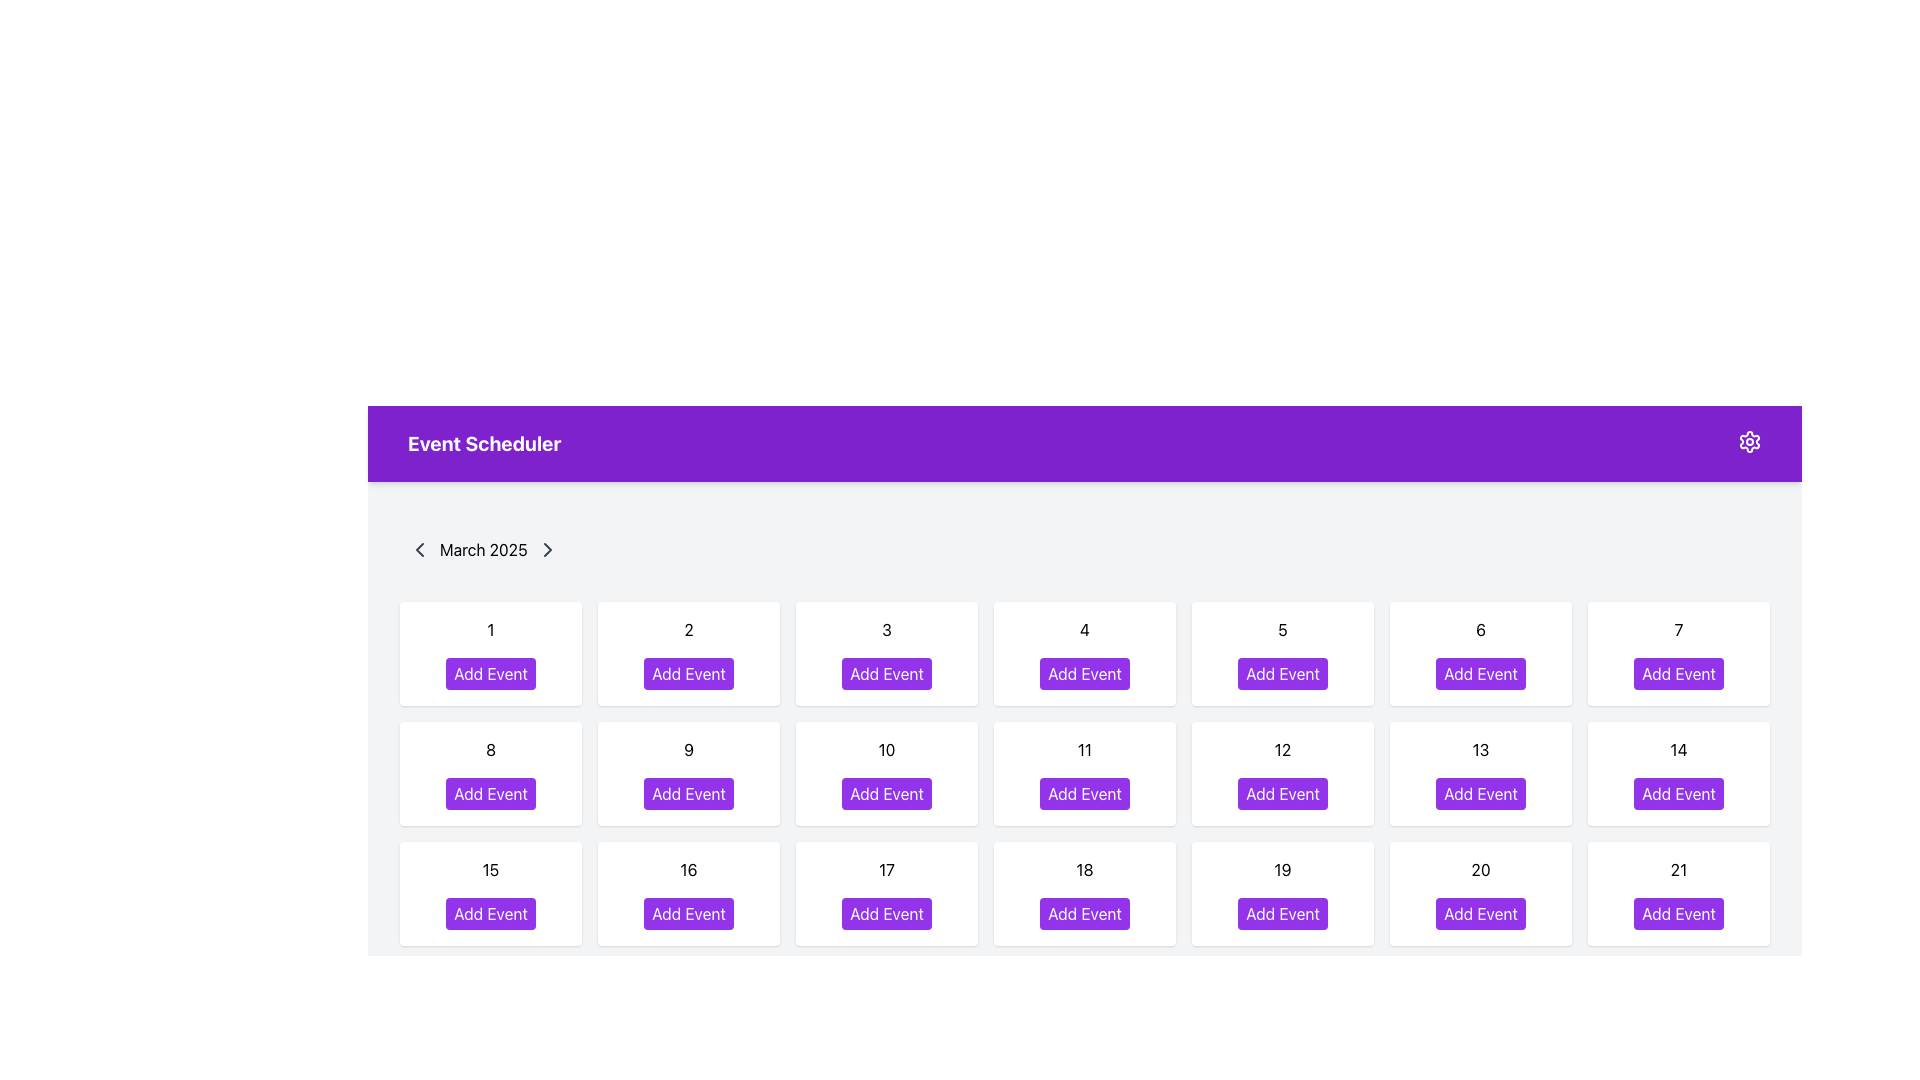 The image size is (1920, 1080). What do you see at coordinates (1481, 654) in the screenshot?
I see `the 'Add Event' button on the date card representing the date '6' in the top row of the calendar grid to initiate the event creation process` at bounding box center [1481, 654].